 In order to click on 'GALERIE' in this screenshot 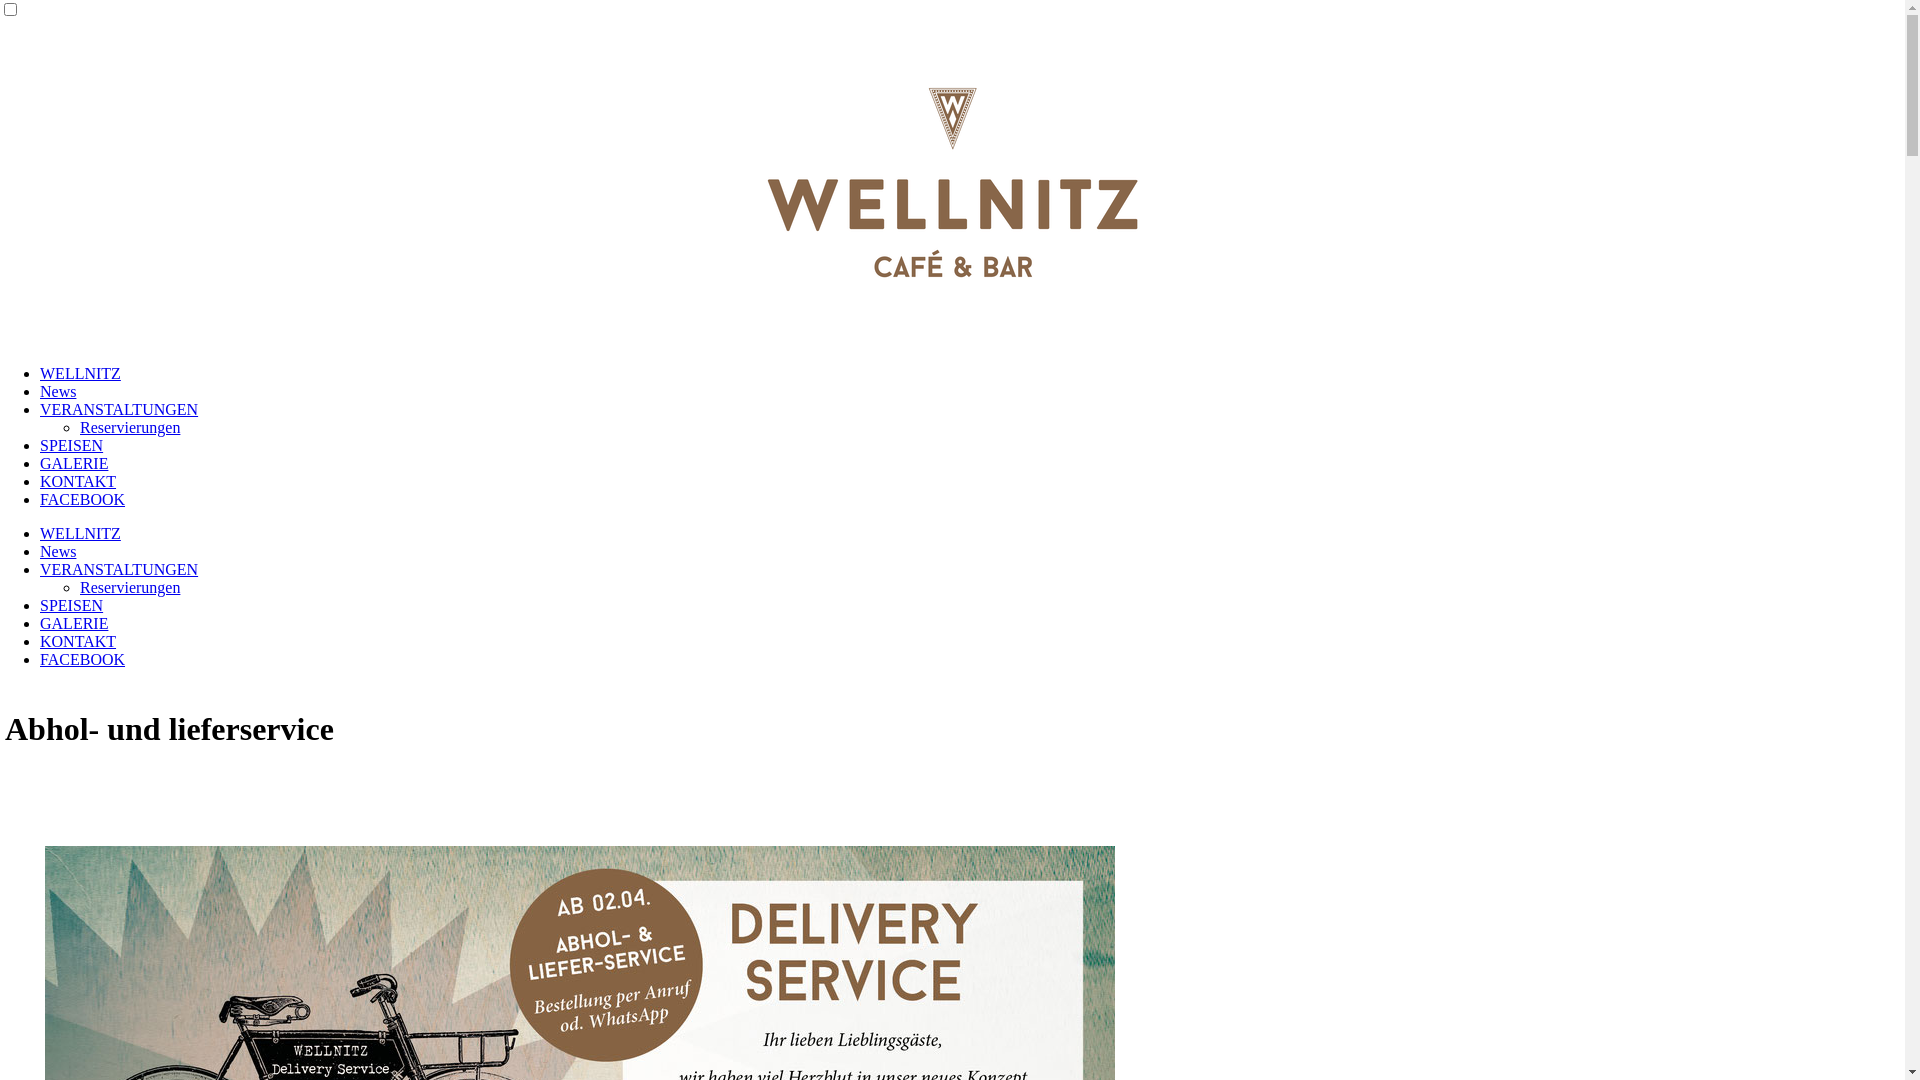, I will do `click(73, 622)`.